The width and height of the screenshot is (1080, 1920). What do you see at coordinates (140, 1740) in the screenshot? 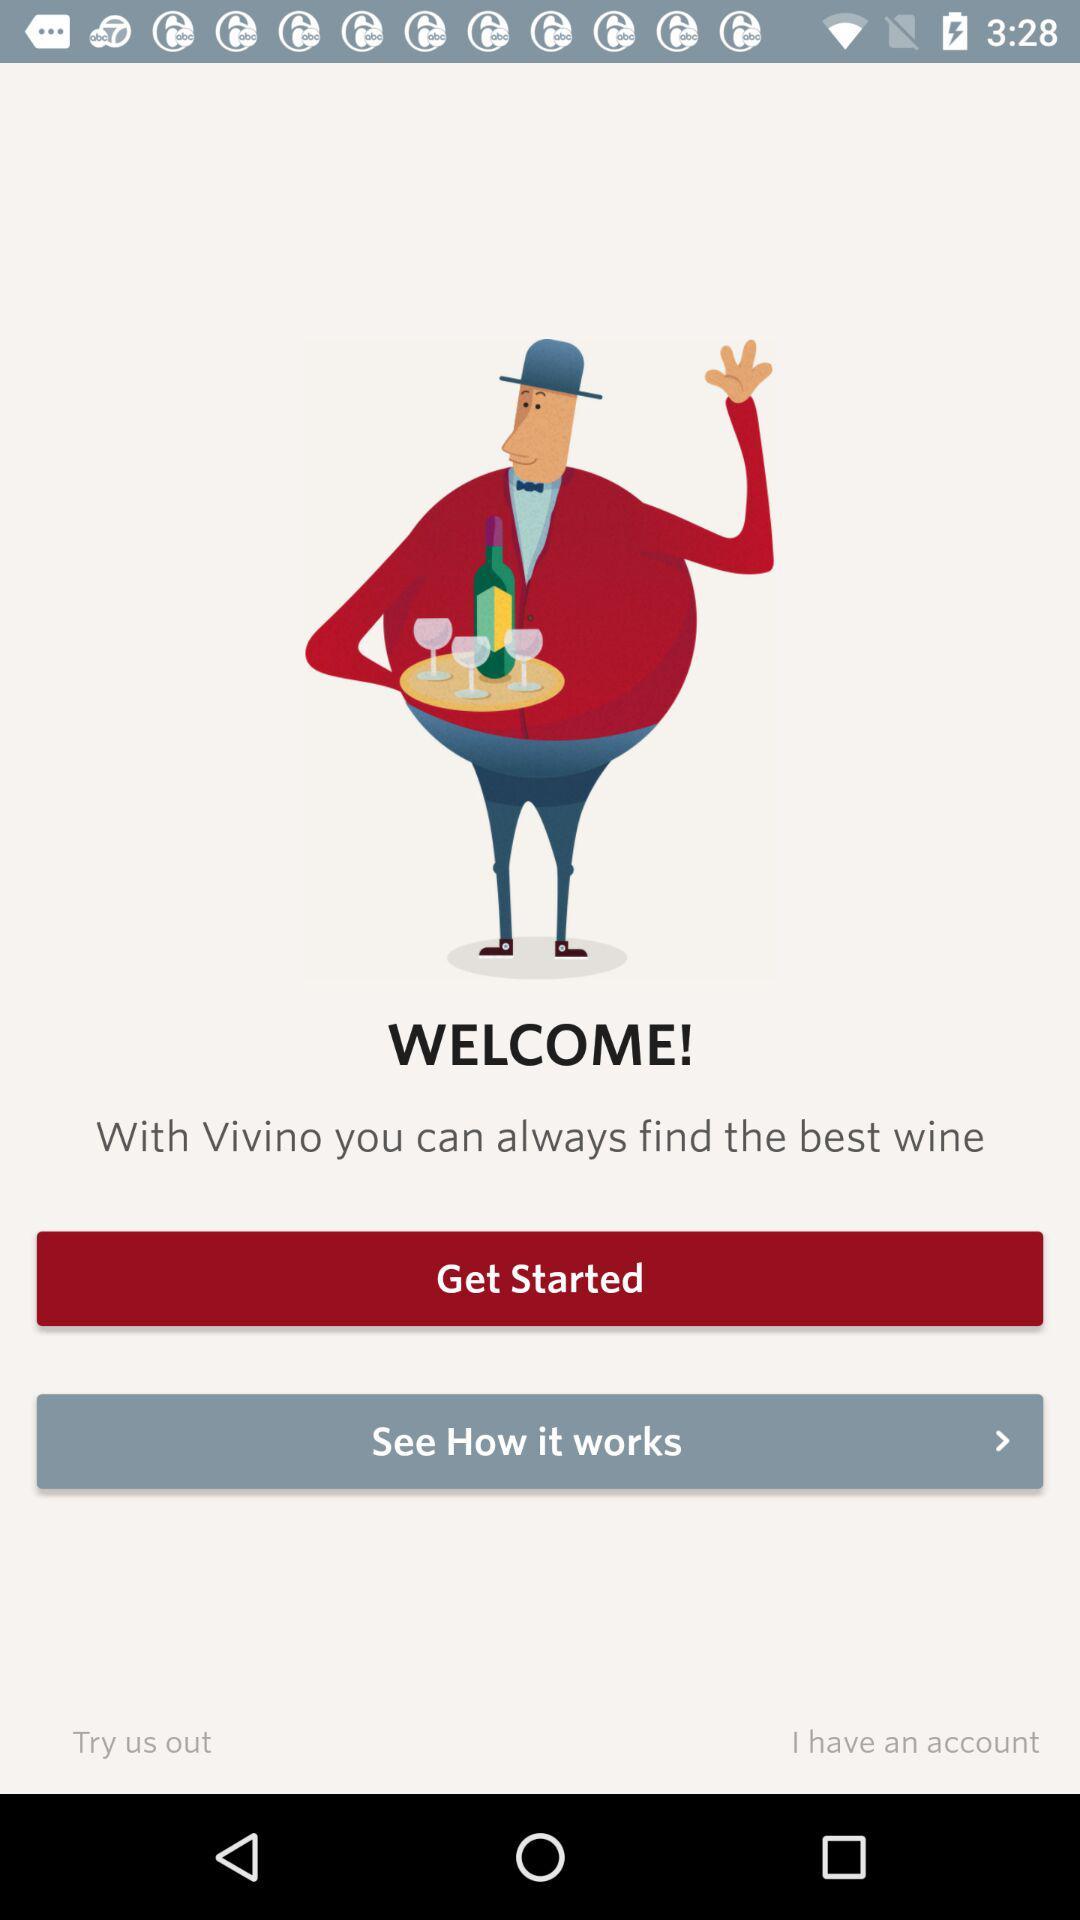
I see `item to the left of i have an item` at bounding box center [140, 1740].